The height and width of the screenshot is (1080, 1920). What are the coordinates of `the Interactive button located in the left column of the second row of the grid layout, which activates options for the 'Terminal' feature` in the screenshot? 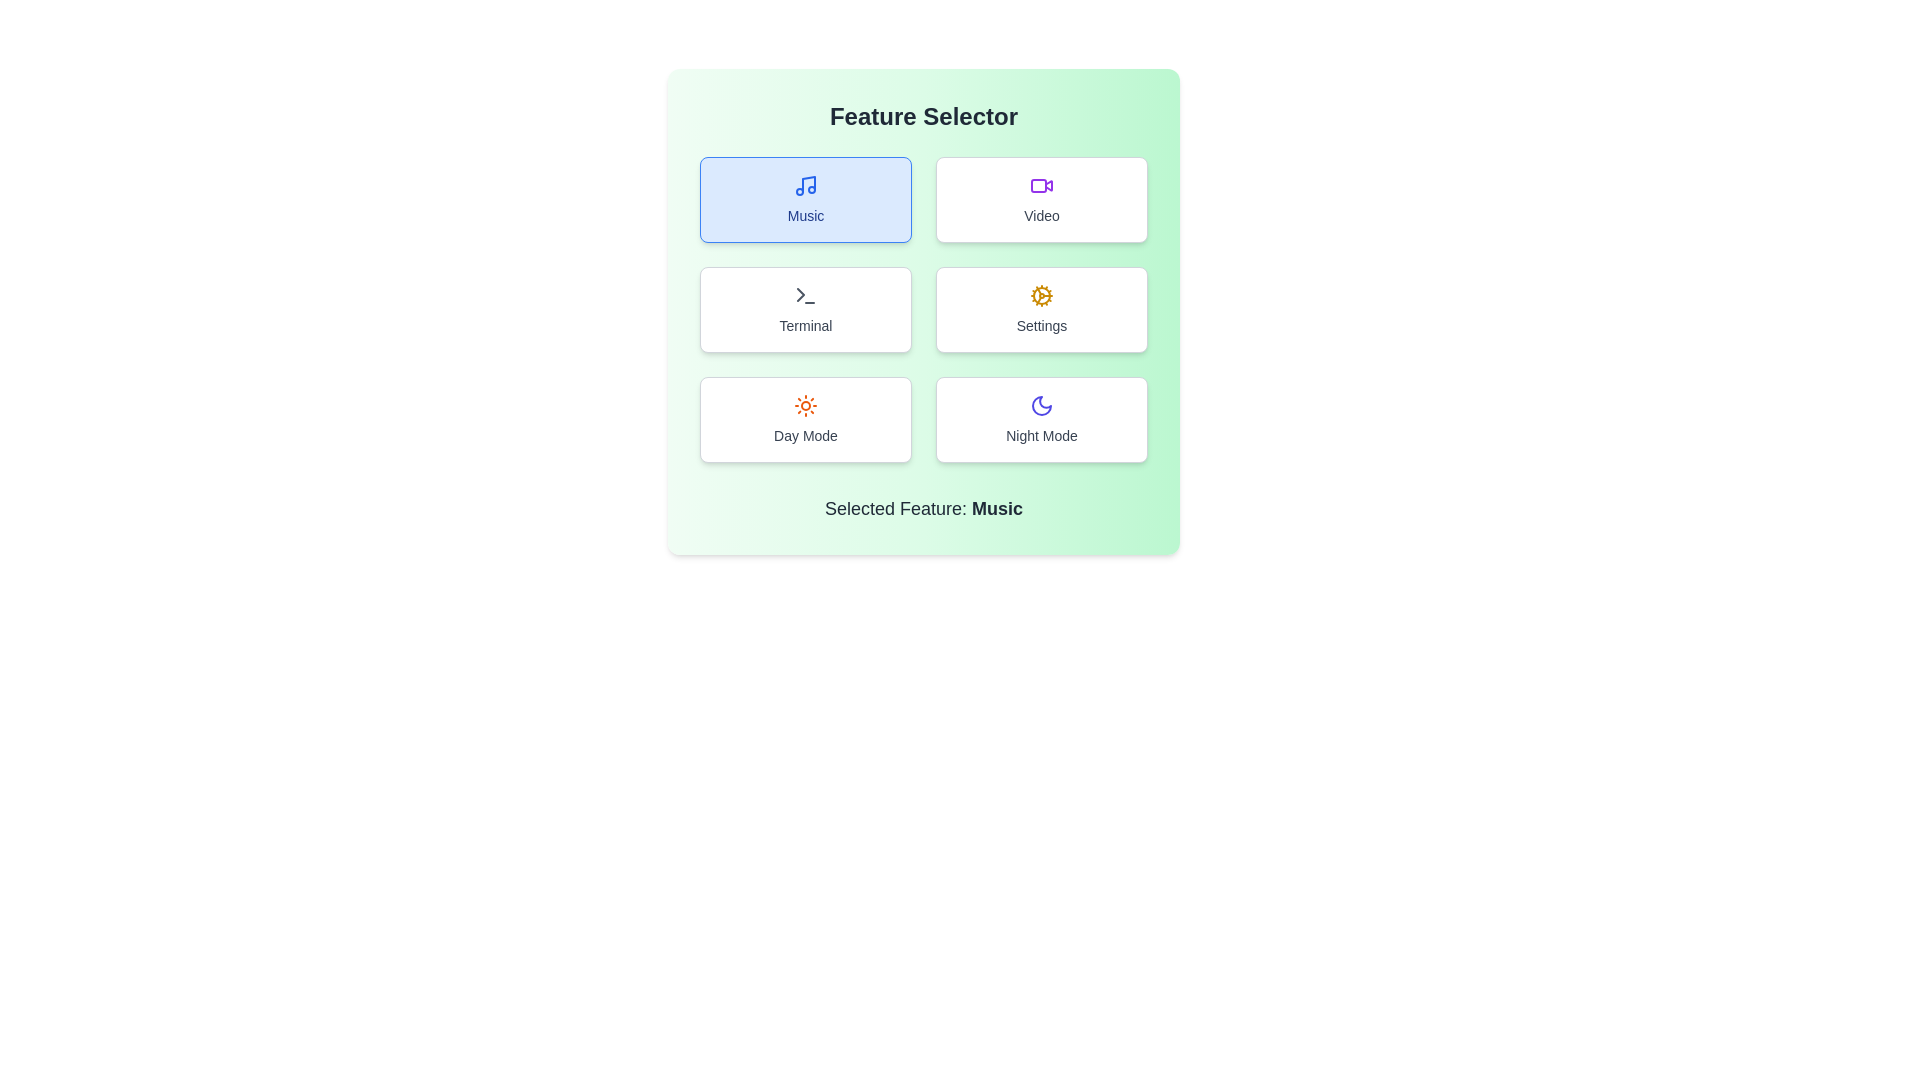 It's located at (806, 309).